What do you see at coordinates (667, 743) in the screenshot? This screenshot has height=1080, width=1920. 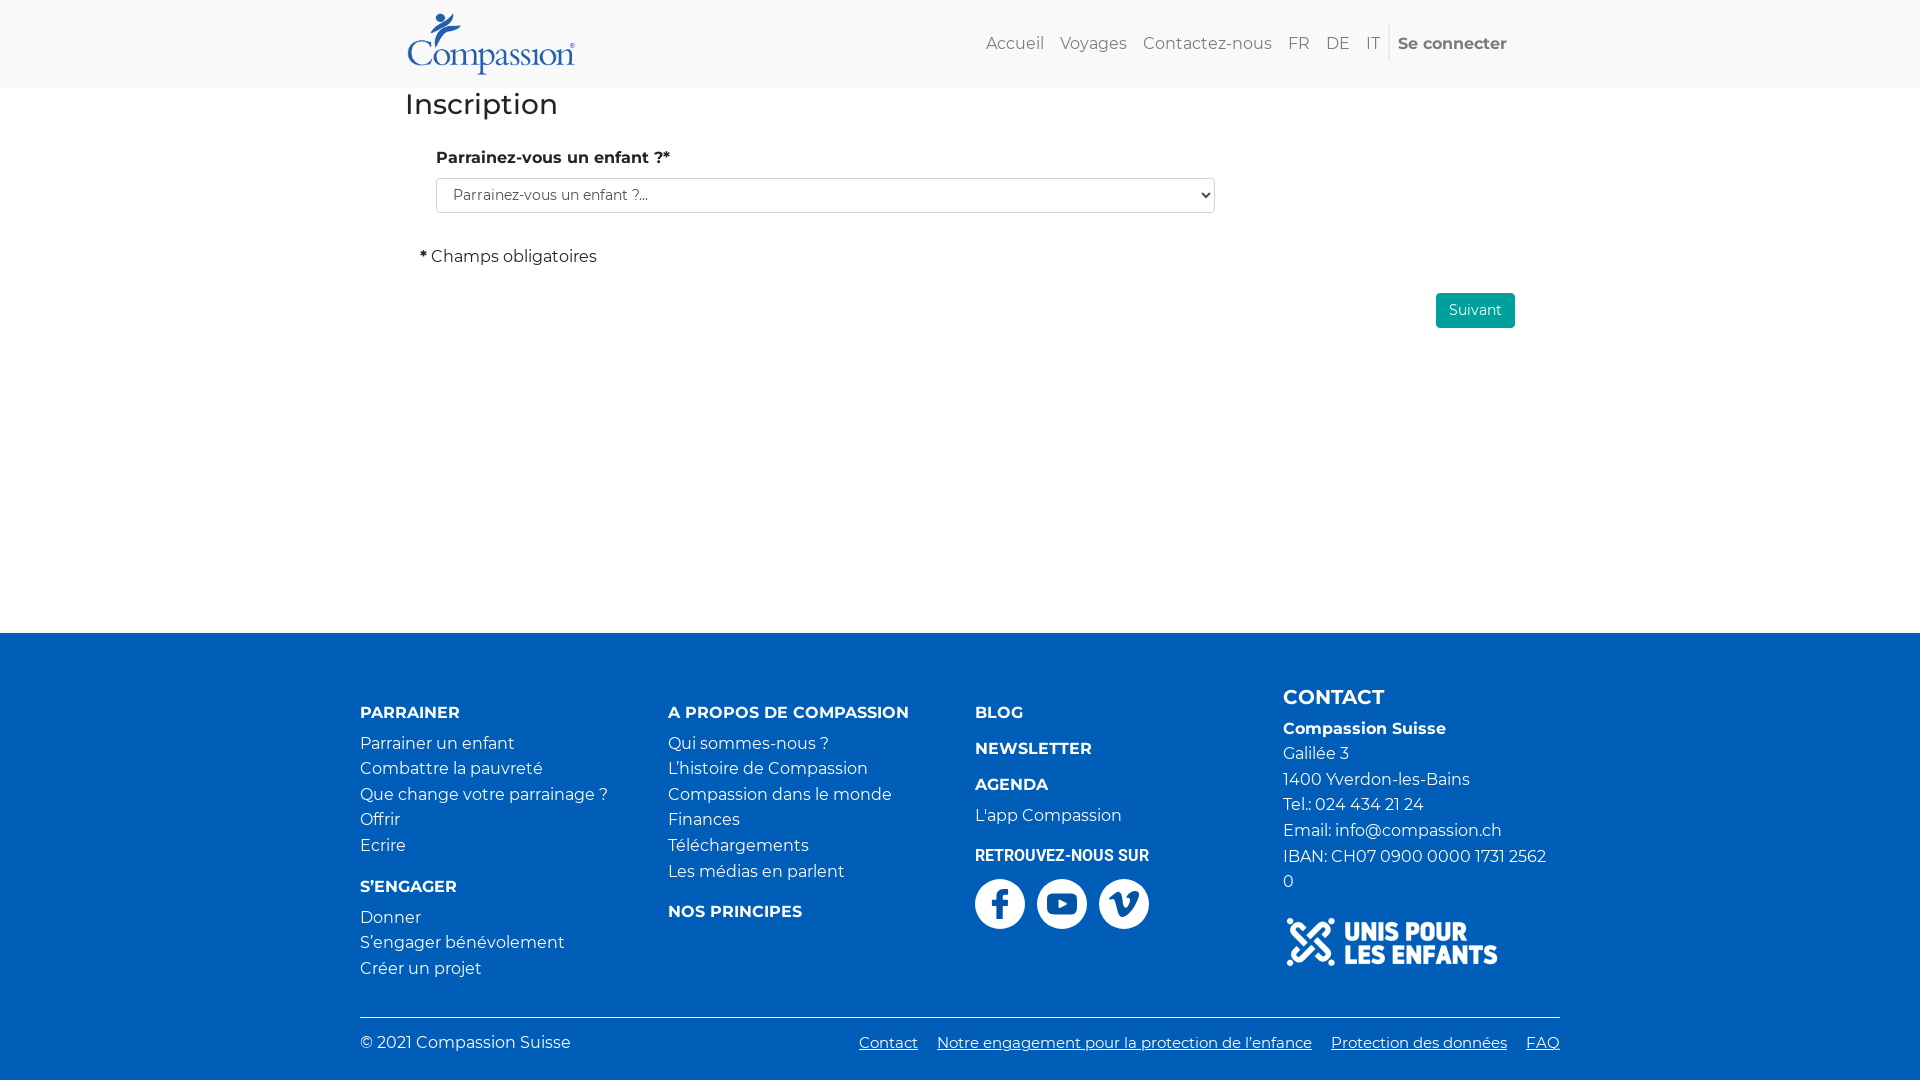 I see `'Qui sommes-nous ?'` at bounding box center [667, 743].